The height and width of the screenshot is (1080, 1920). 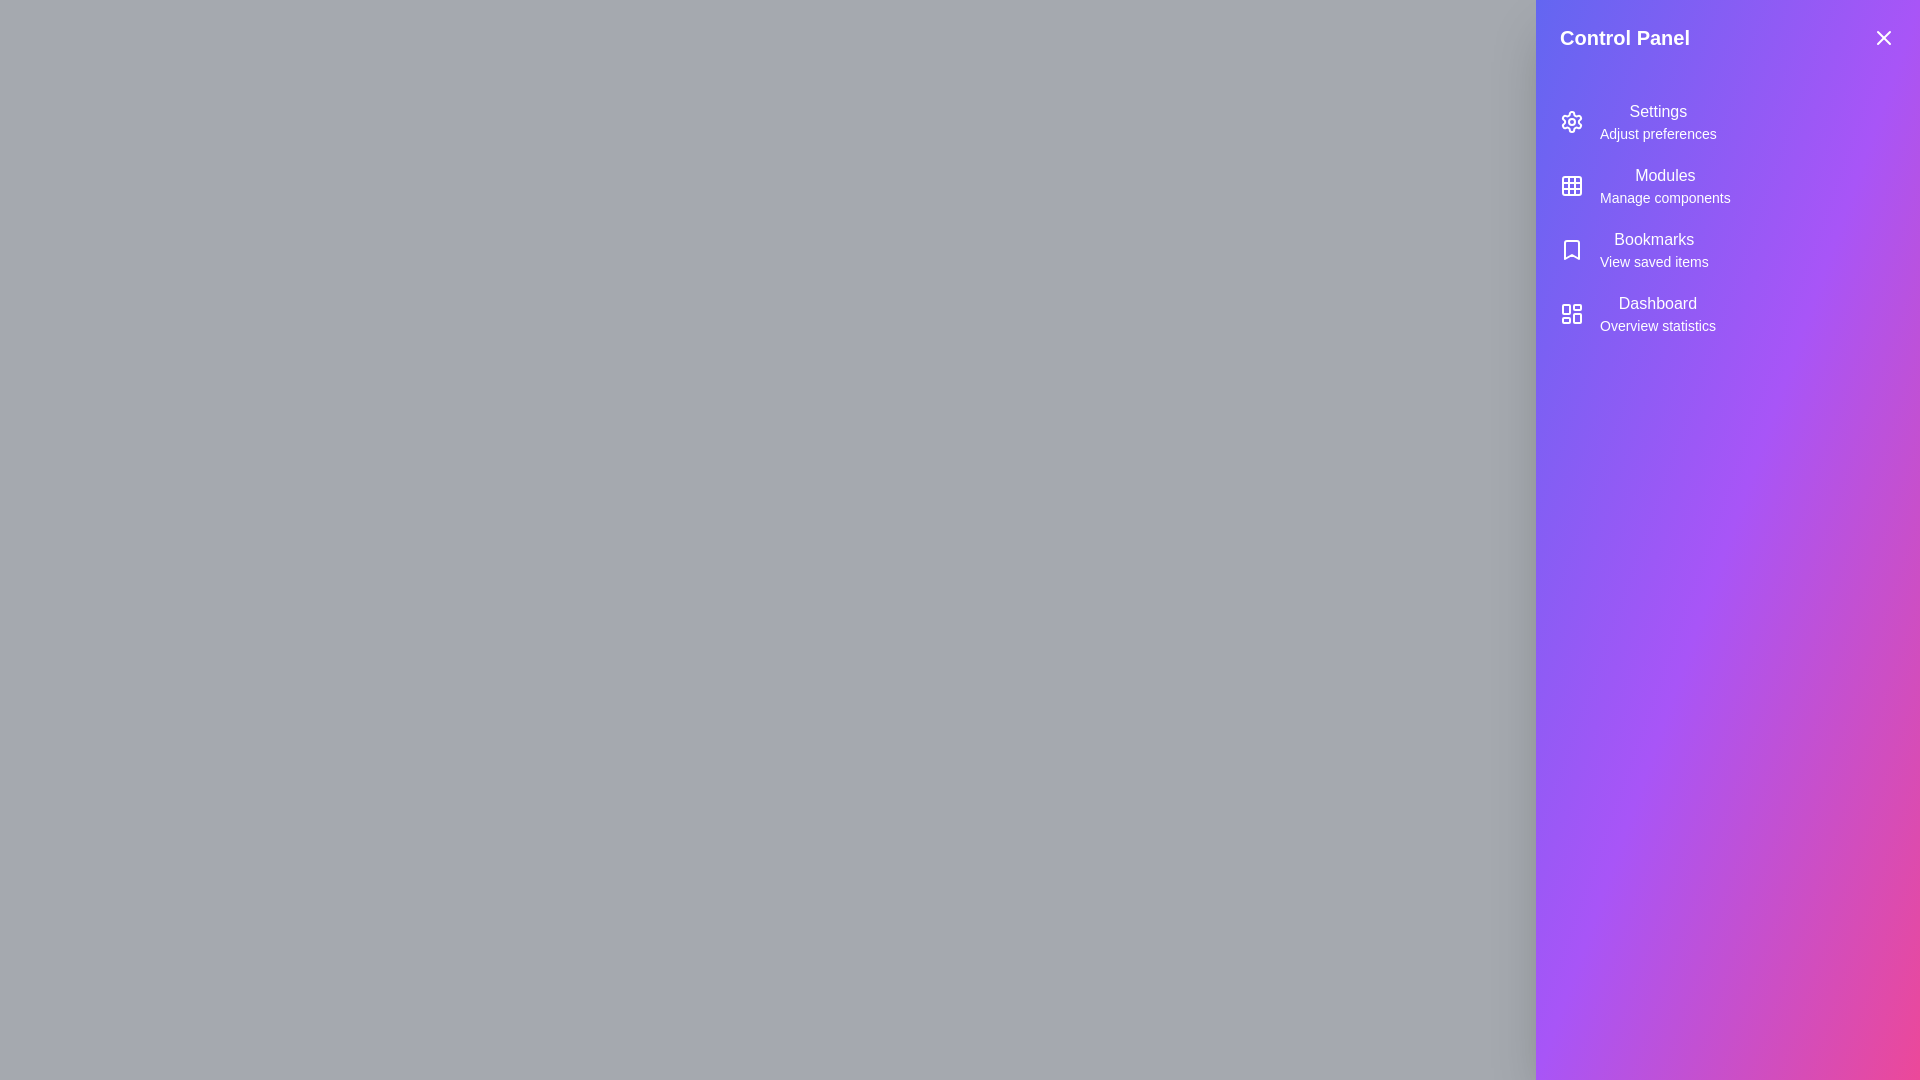 I want to click on the descriptive text label located directly below the 'Settings' label in the 'Control Panel' sidebar, so click(x=1658, y=134).